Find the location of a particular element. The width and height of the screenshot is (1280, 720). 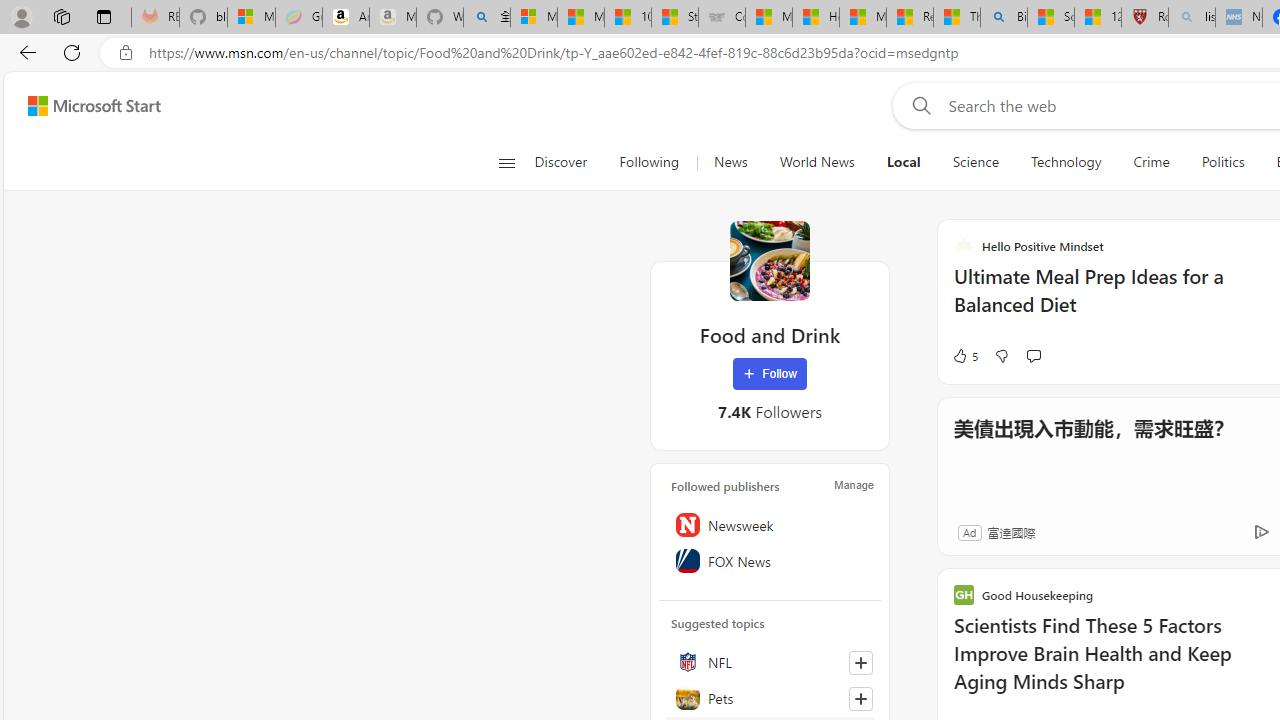

'Bing' is located at coordinates (1003, 17).